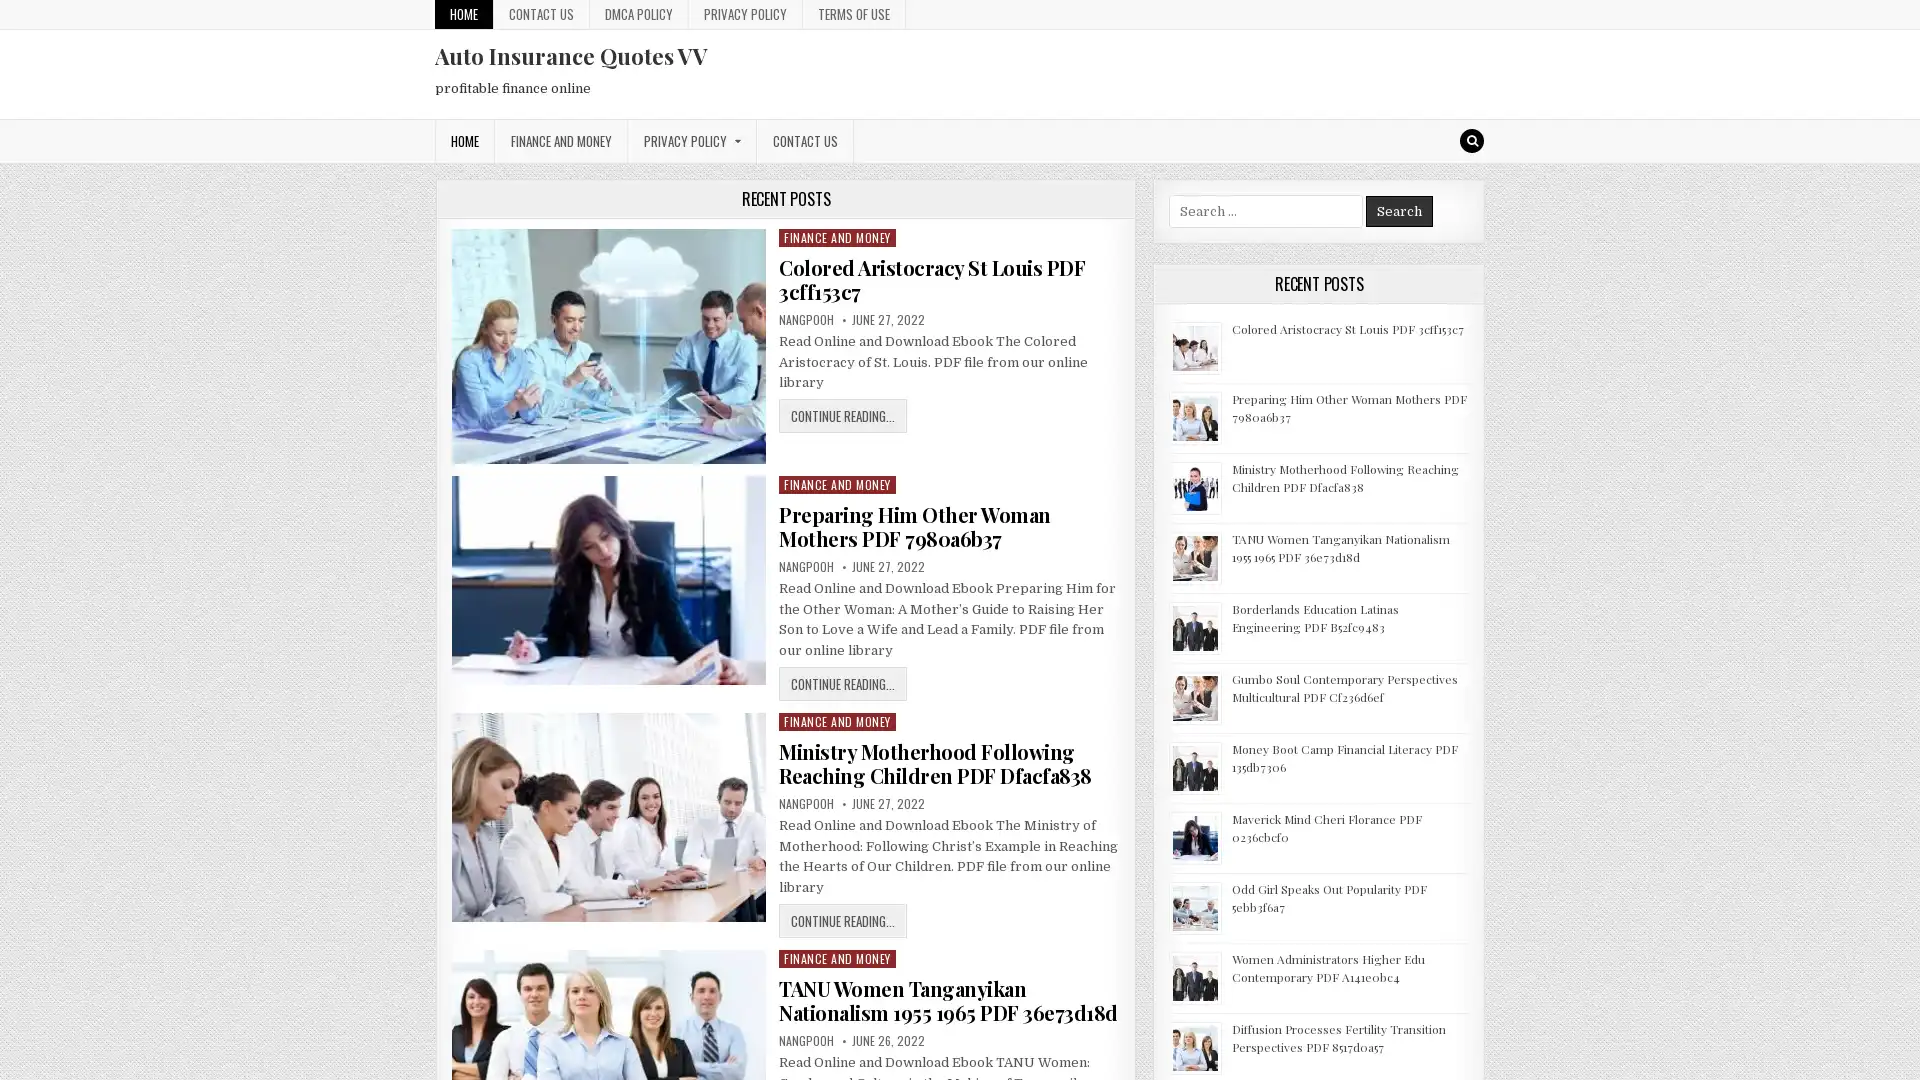 Image resolution: width=1920 pixels, height=1080 pixels. Describe the element at coordinates (1398, 211) in the screenshot. I see `Search` at that location.